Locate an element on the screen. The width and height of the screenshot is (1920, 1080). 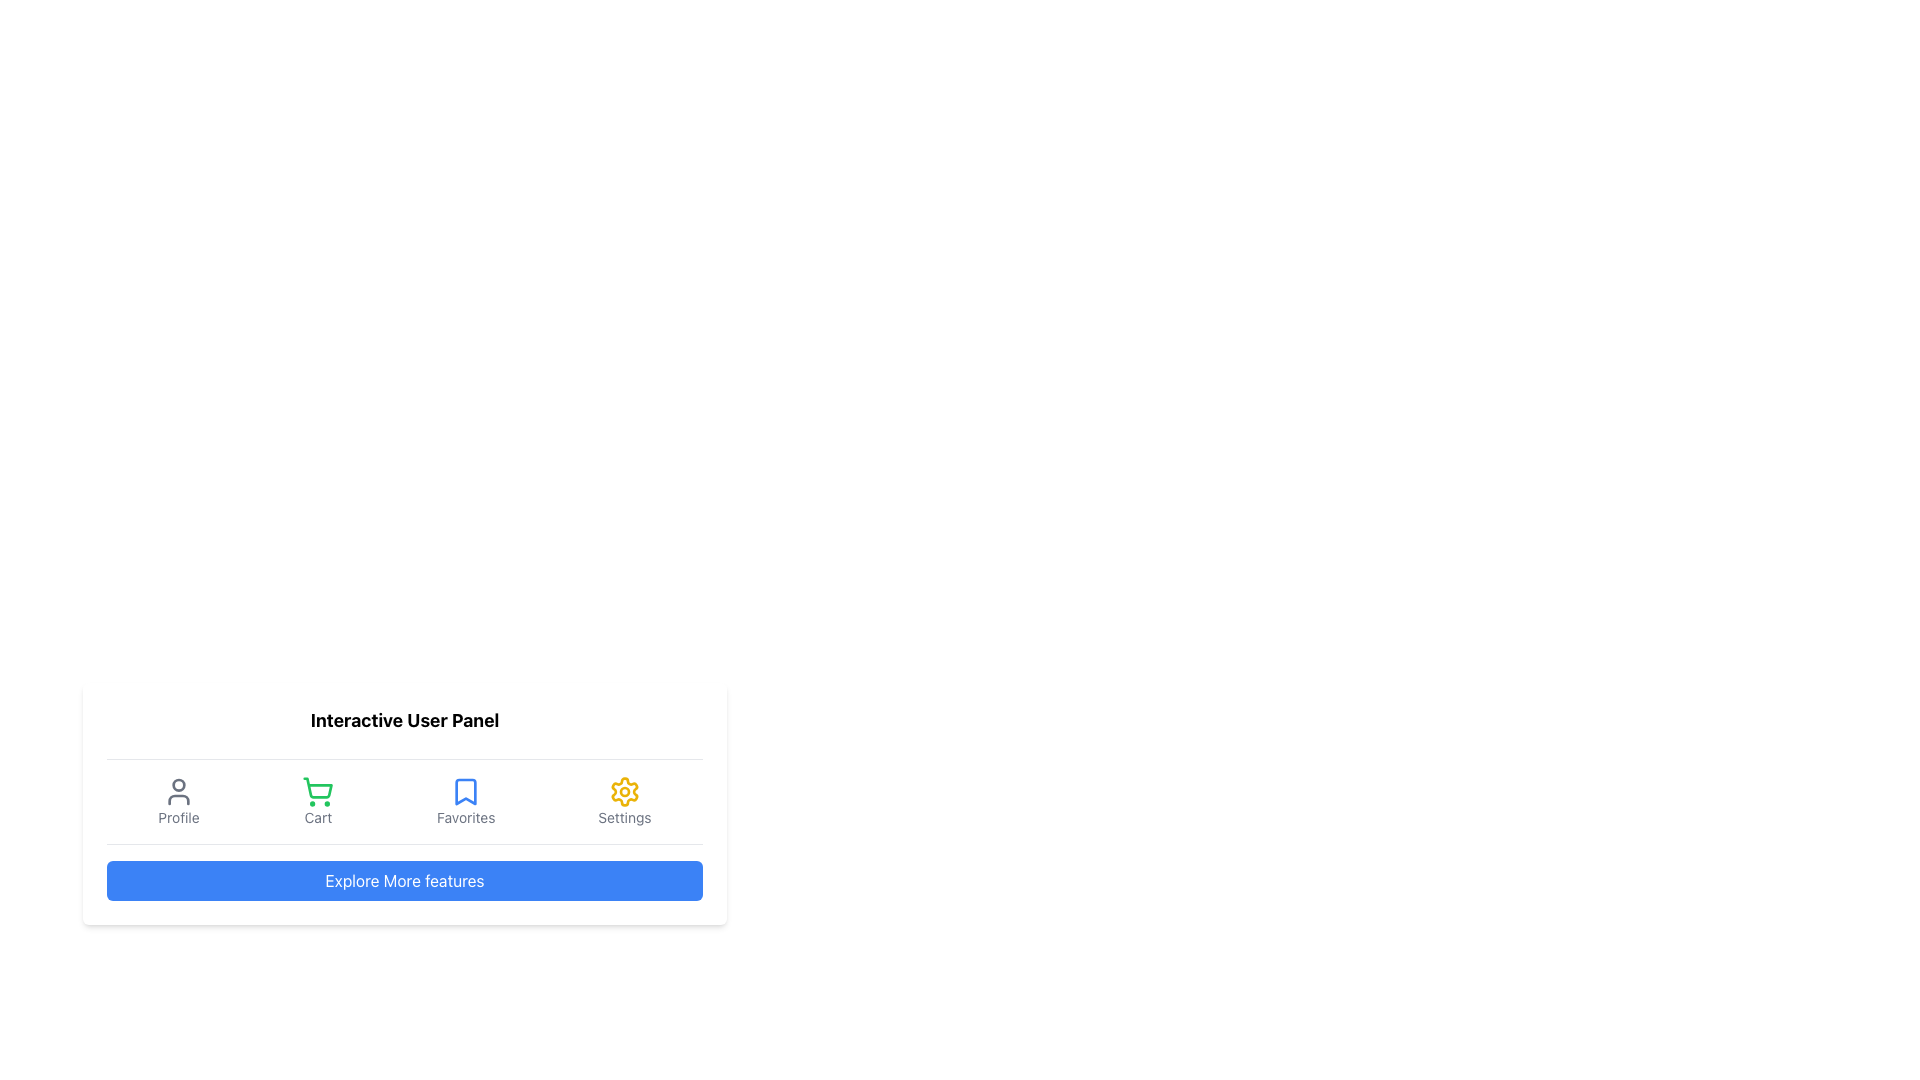
the shopping cart icon, which is the second element in a horizontal menu at the bottom of the interactive panel is located at coordinates (317, 787).